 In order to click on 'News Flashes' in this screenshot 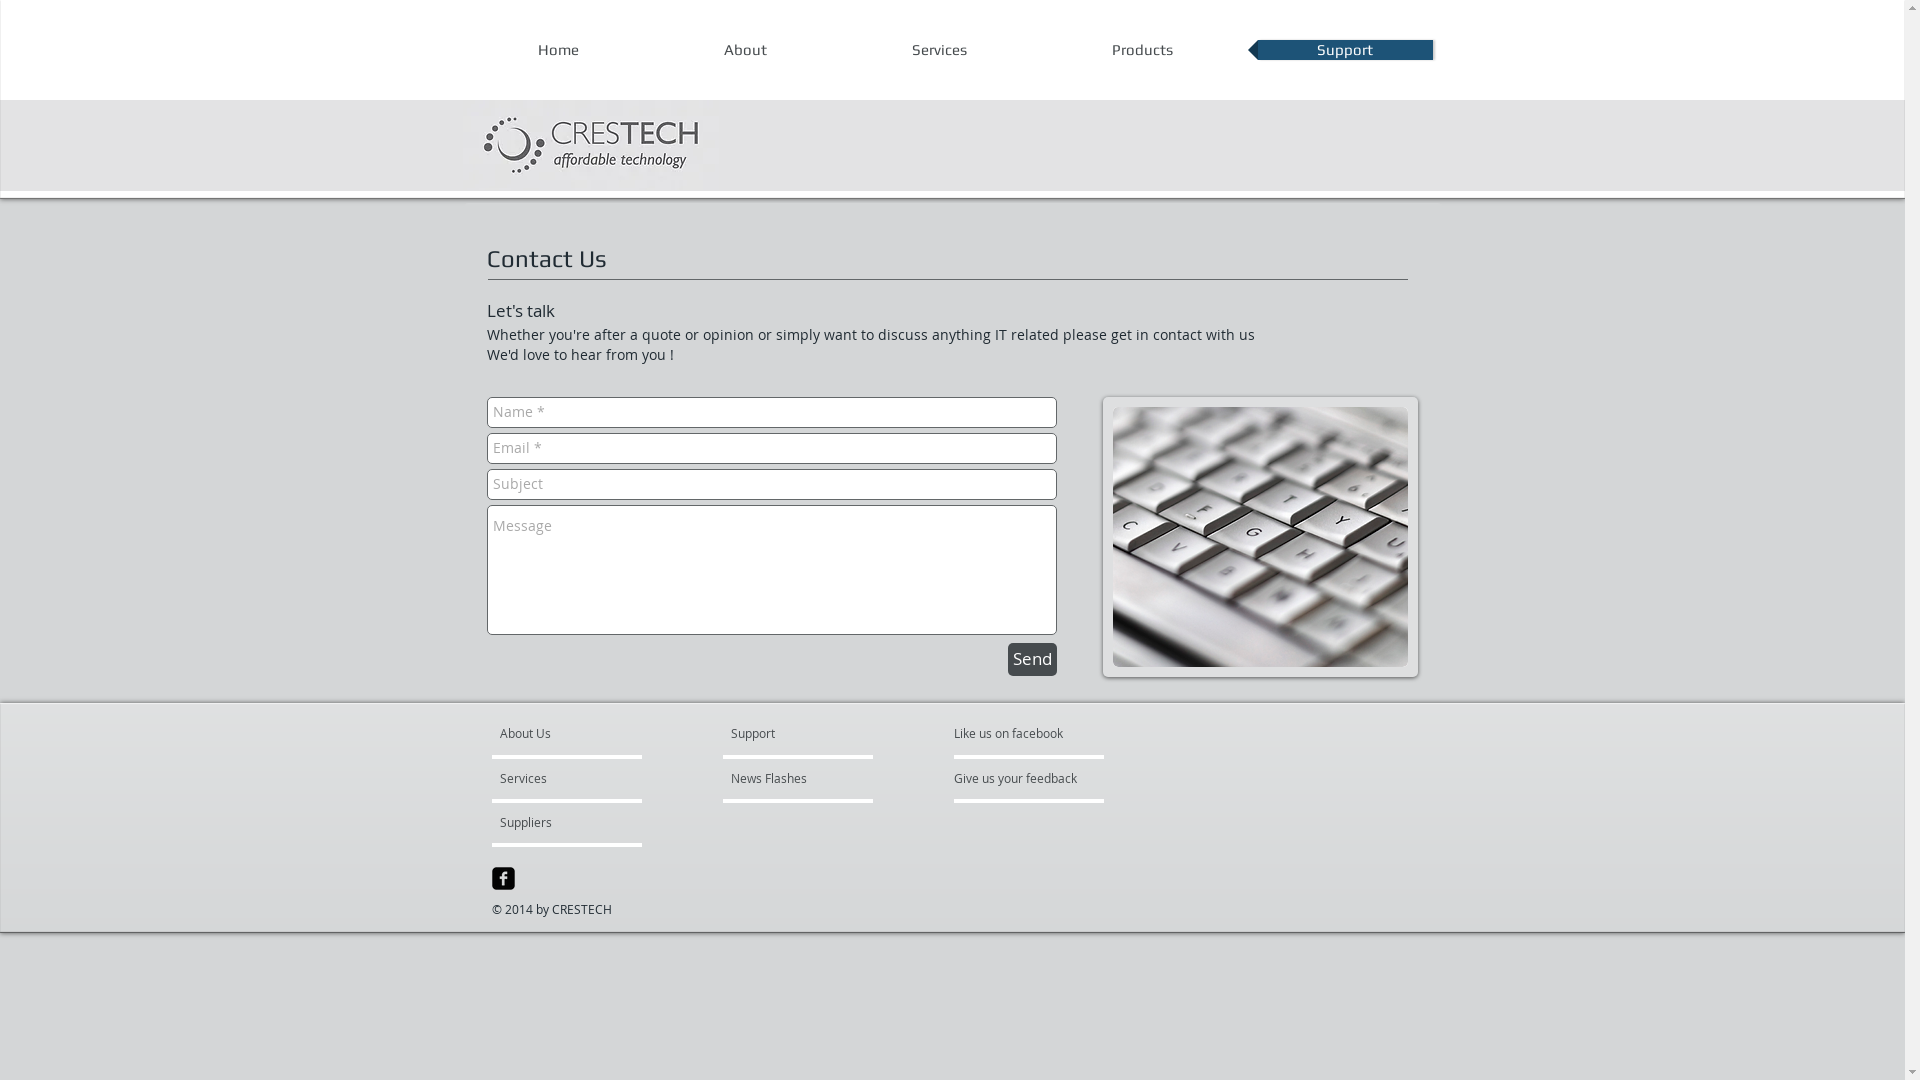, I will do `click(786, 777)`.